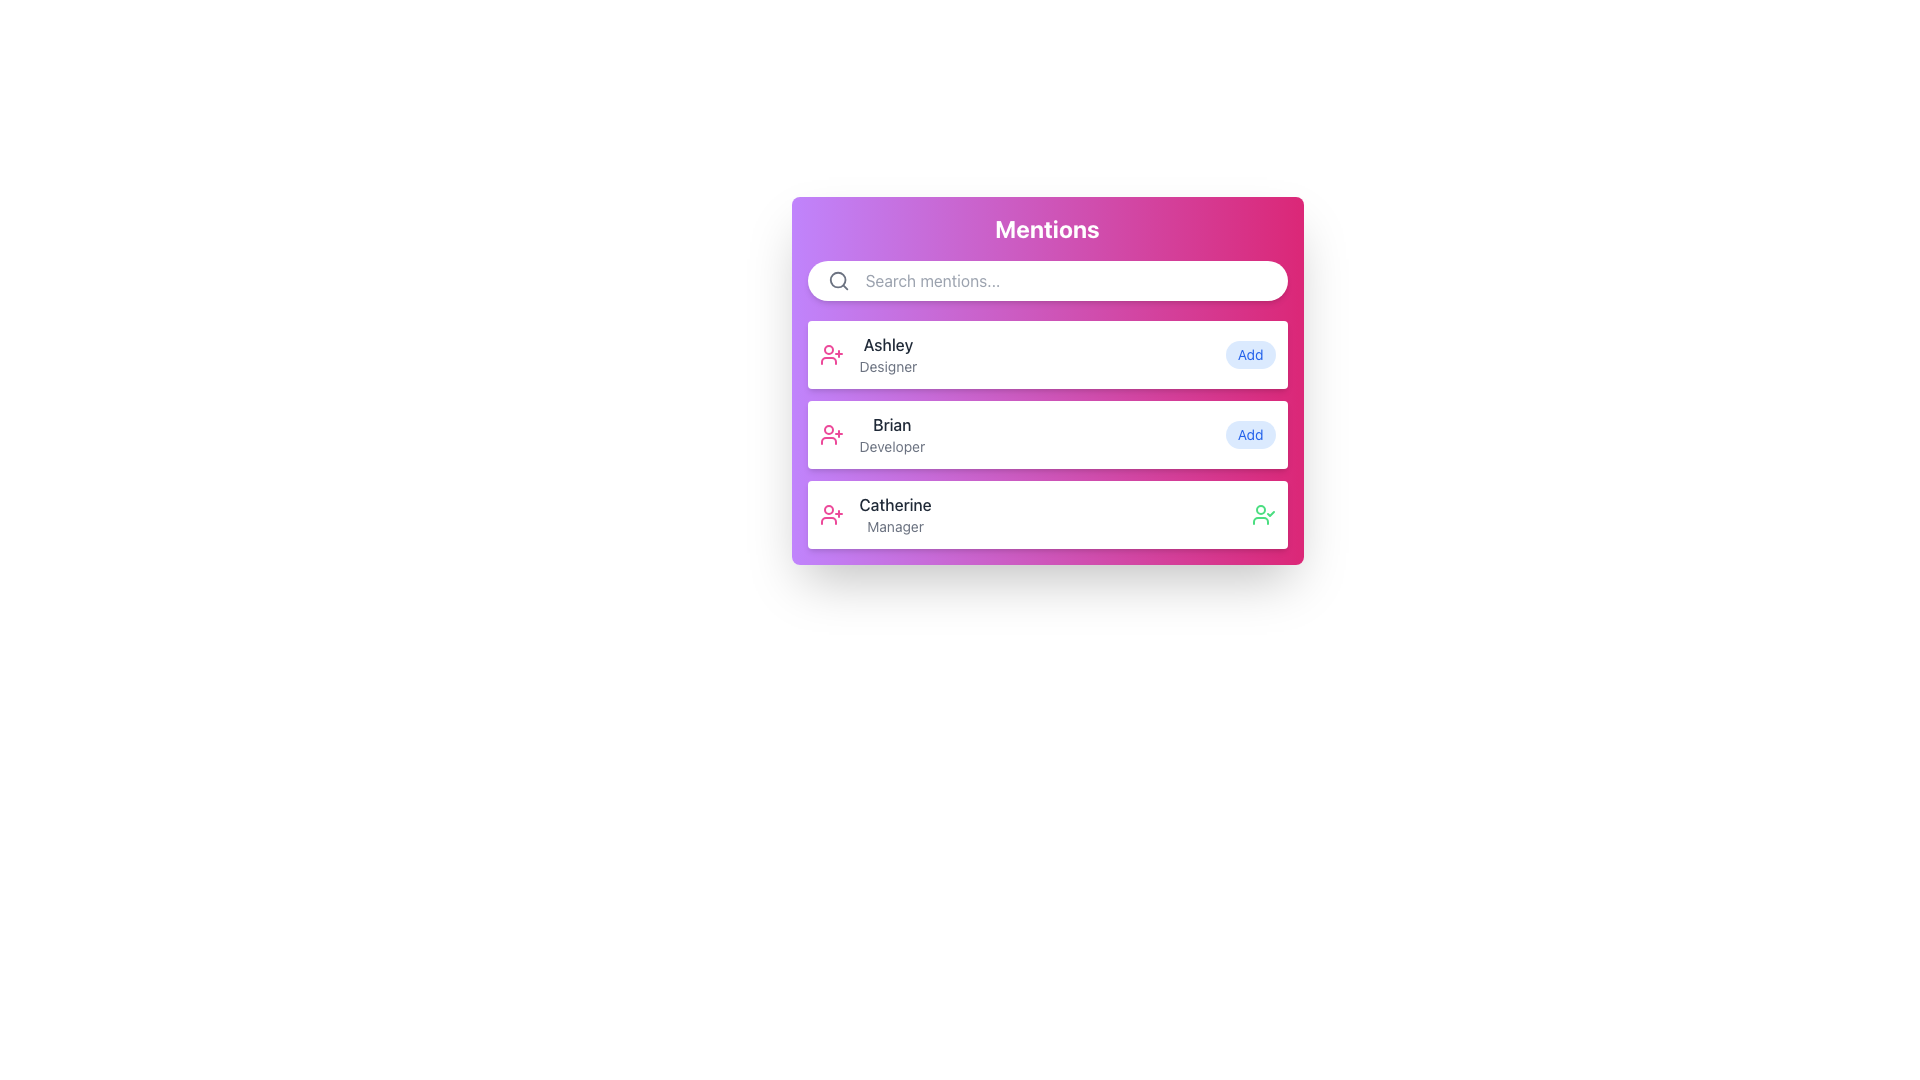  Describe the element at coordinates (1249, 434) in the screenshot. I see `the small blue 'Add' button with rounded edges positioned next to 'Brian, Developer'` at that location.